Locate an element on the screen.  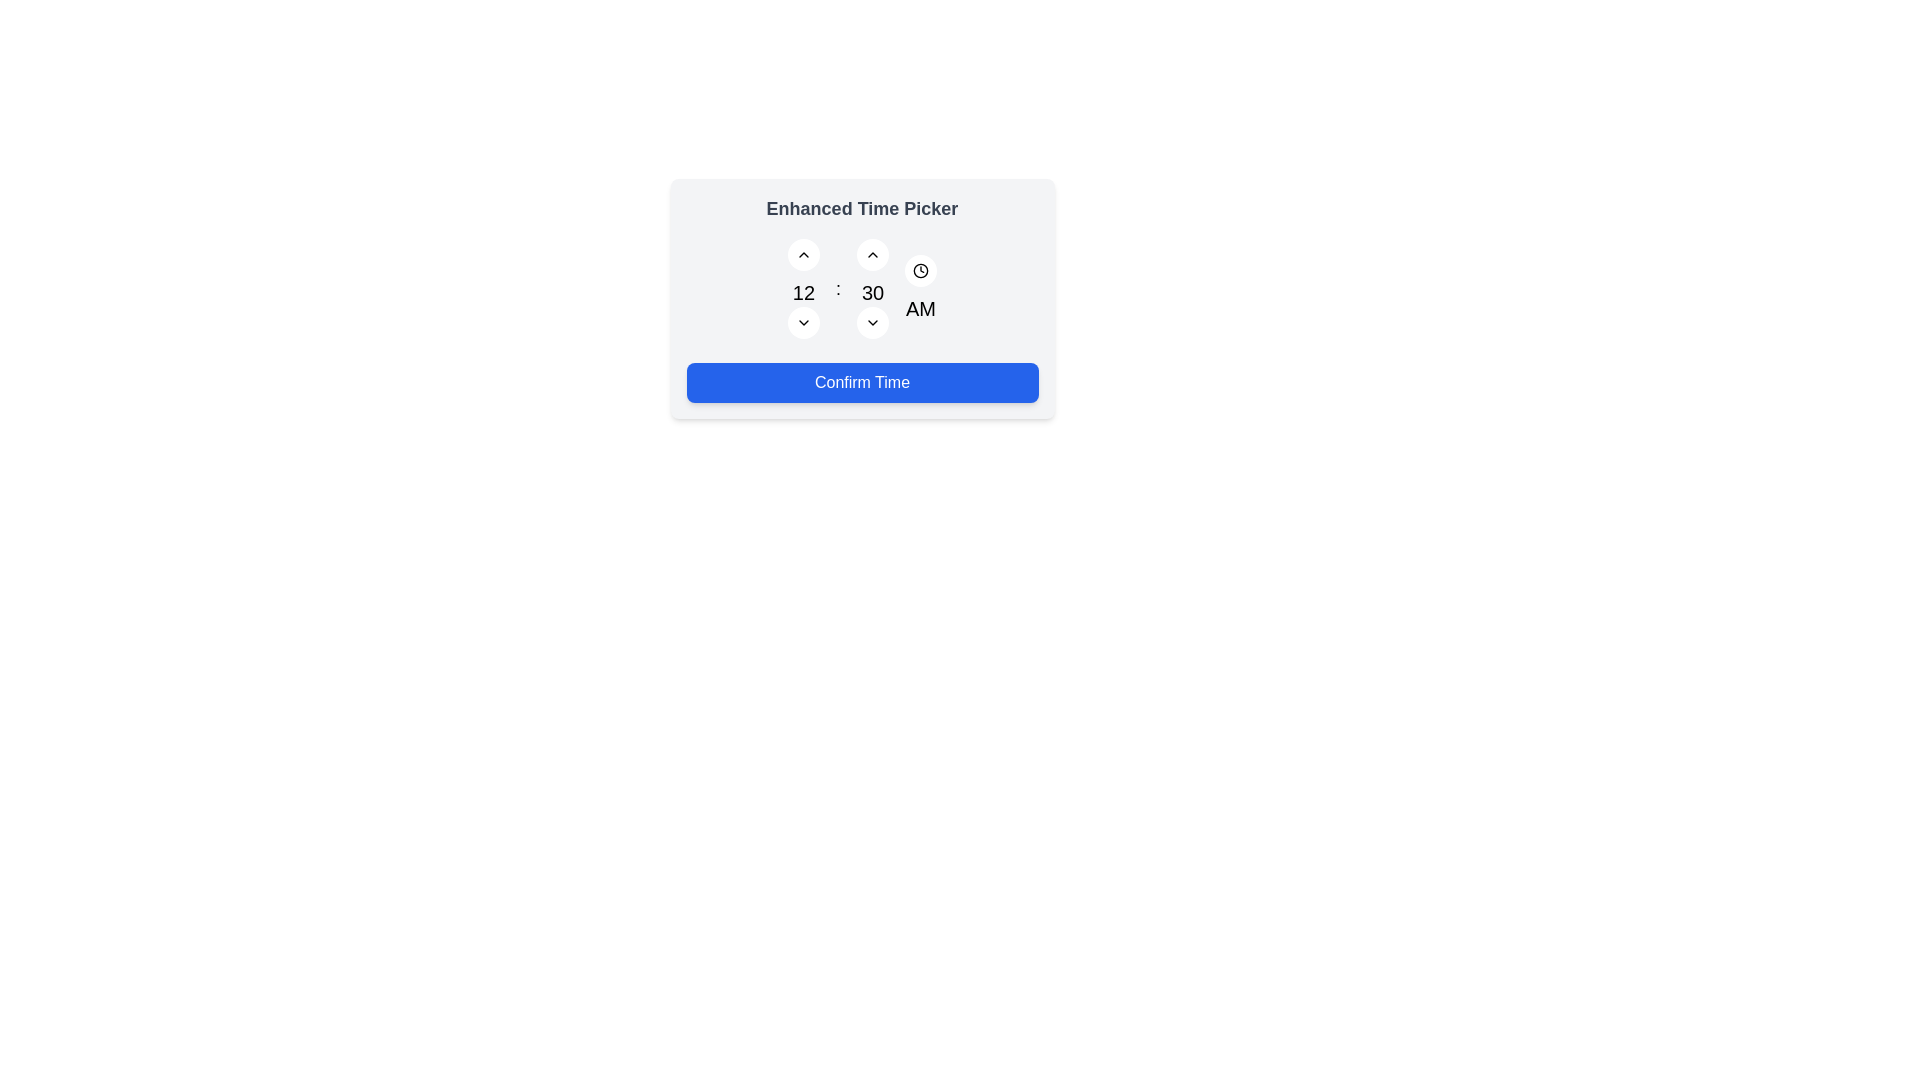
the upward arrow button located at the top center of the time picker interface to increment the hour value by one unit is located at coordinates (803, 253).